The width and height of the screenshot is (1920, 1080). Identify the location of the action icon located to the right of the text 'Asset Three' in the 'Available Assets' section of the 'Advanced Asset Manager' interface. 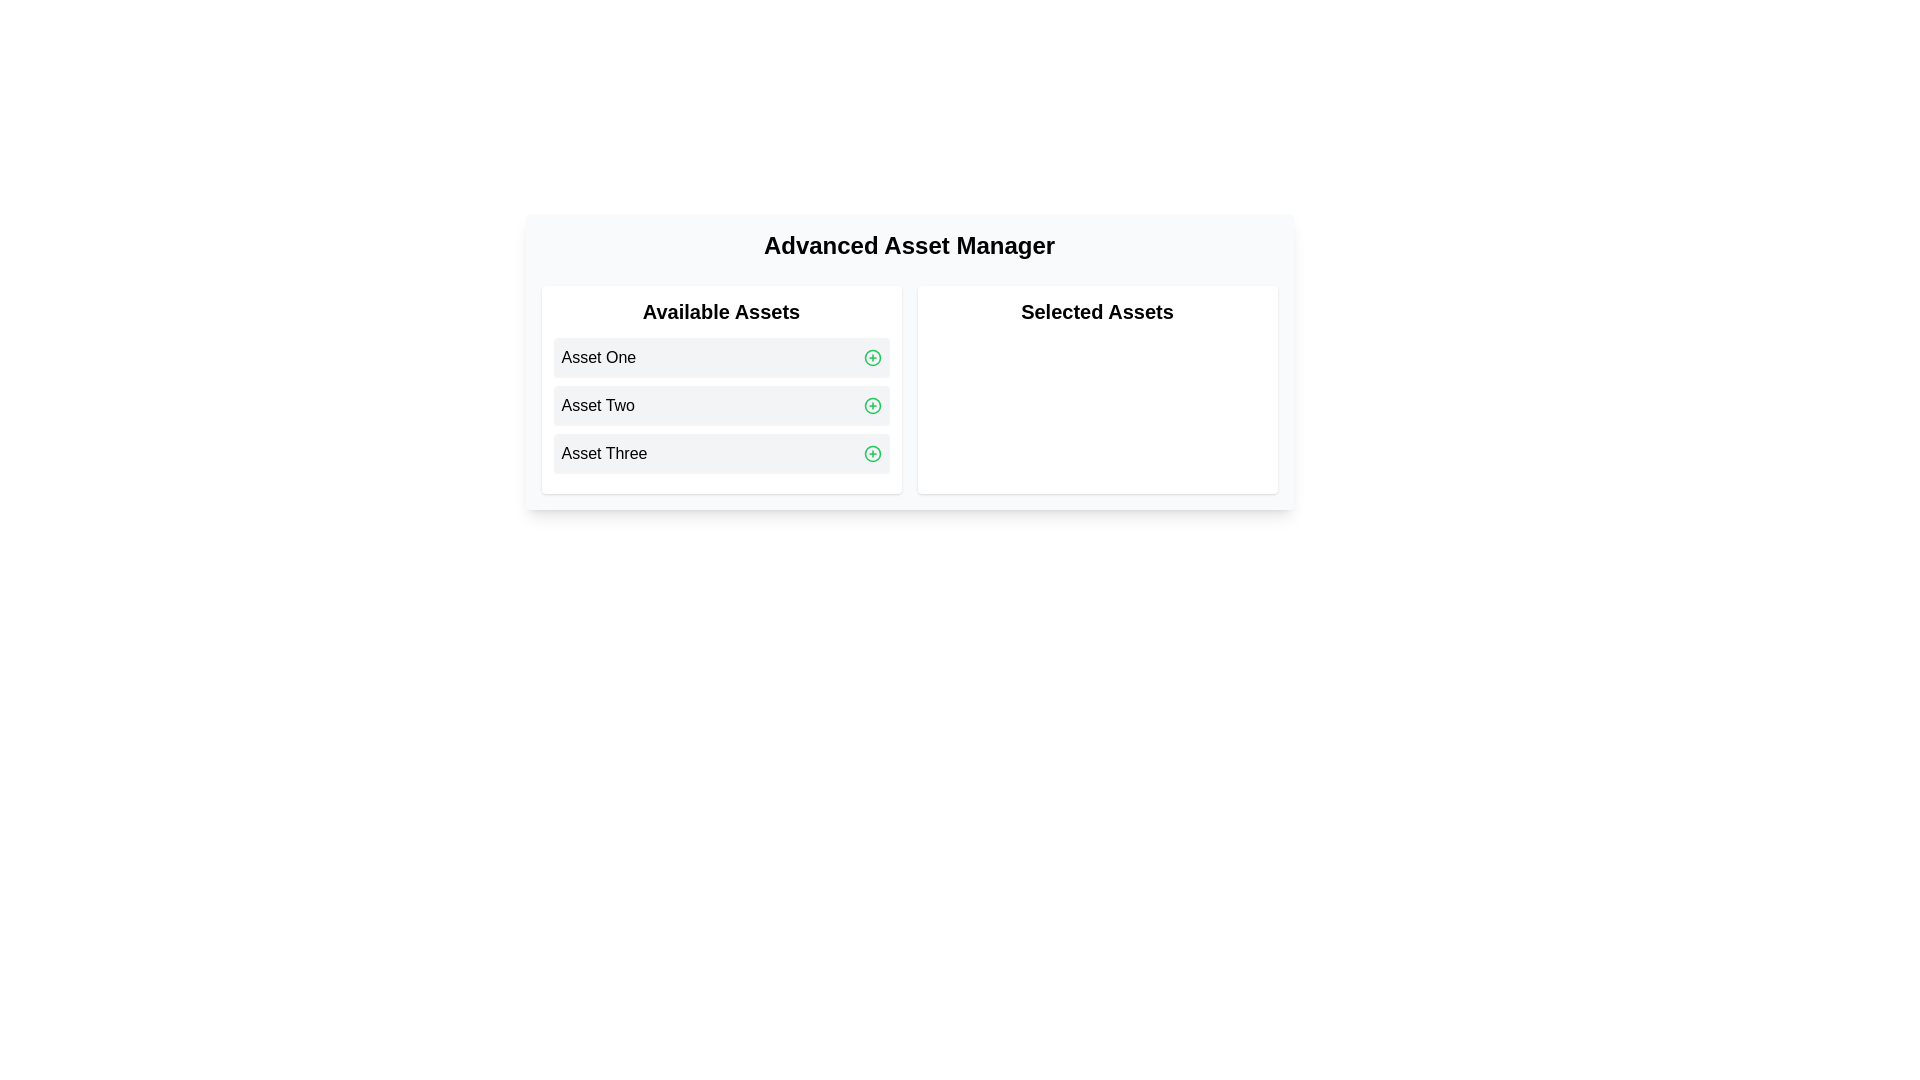
(872, 454).